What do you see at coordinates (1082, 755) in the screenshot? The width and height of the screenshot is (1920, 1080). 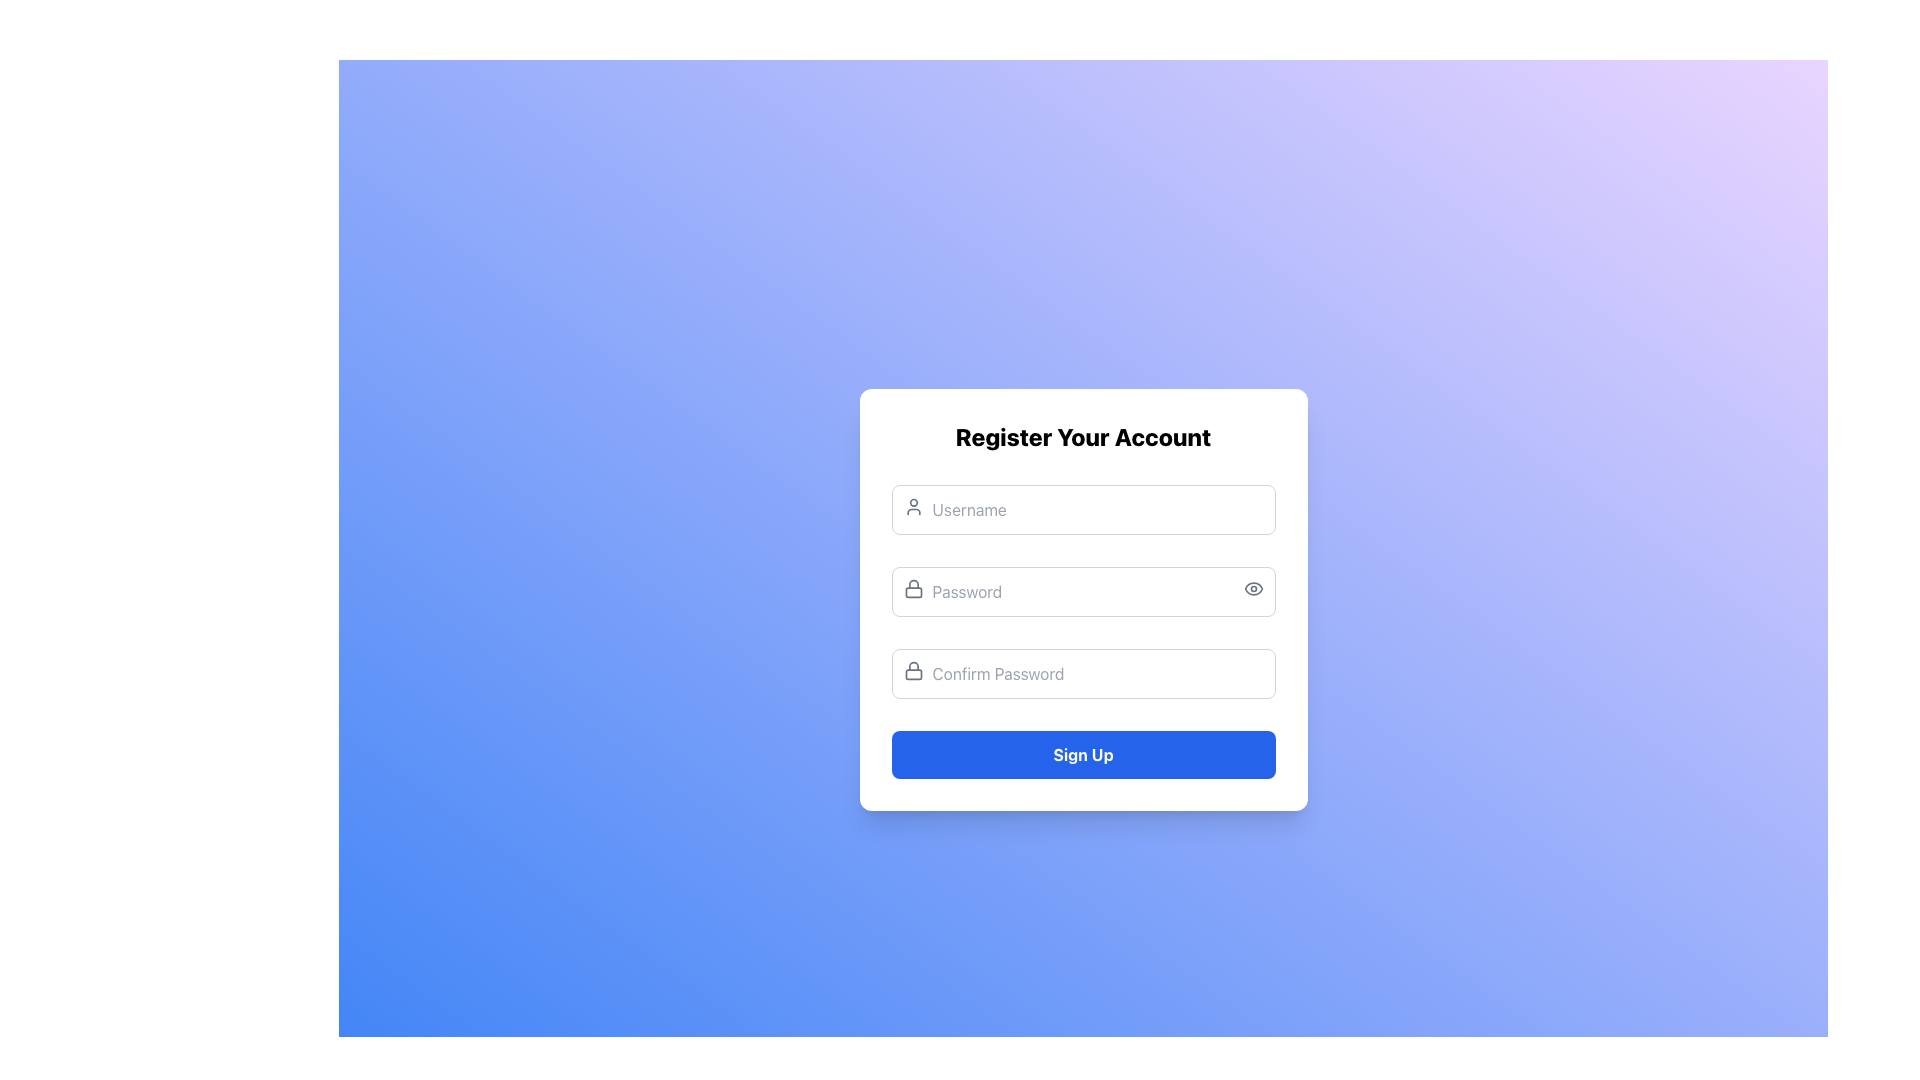 I see `the 'Sign Up' button, which is a rectangular button with a blue background and white bold text, located at the bottom of the form section for account registration` at bounding box center [1082, 755].